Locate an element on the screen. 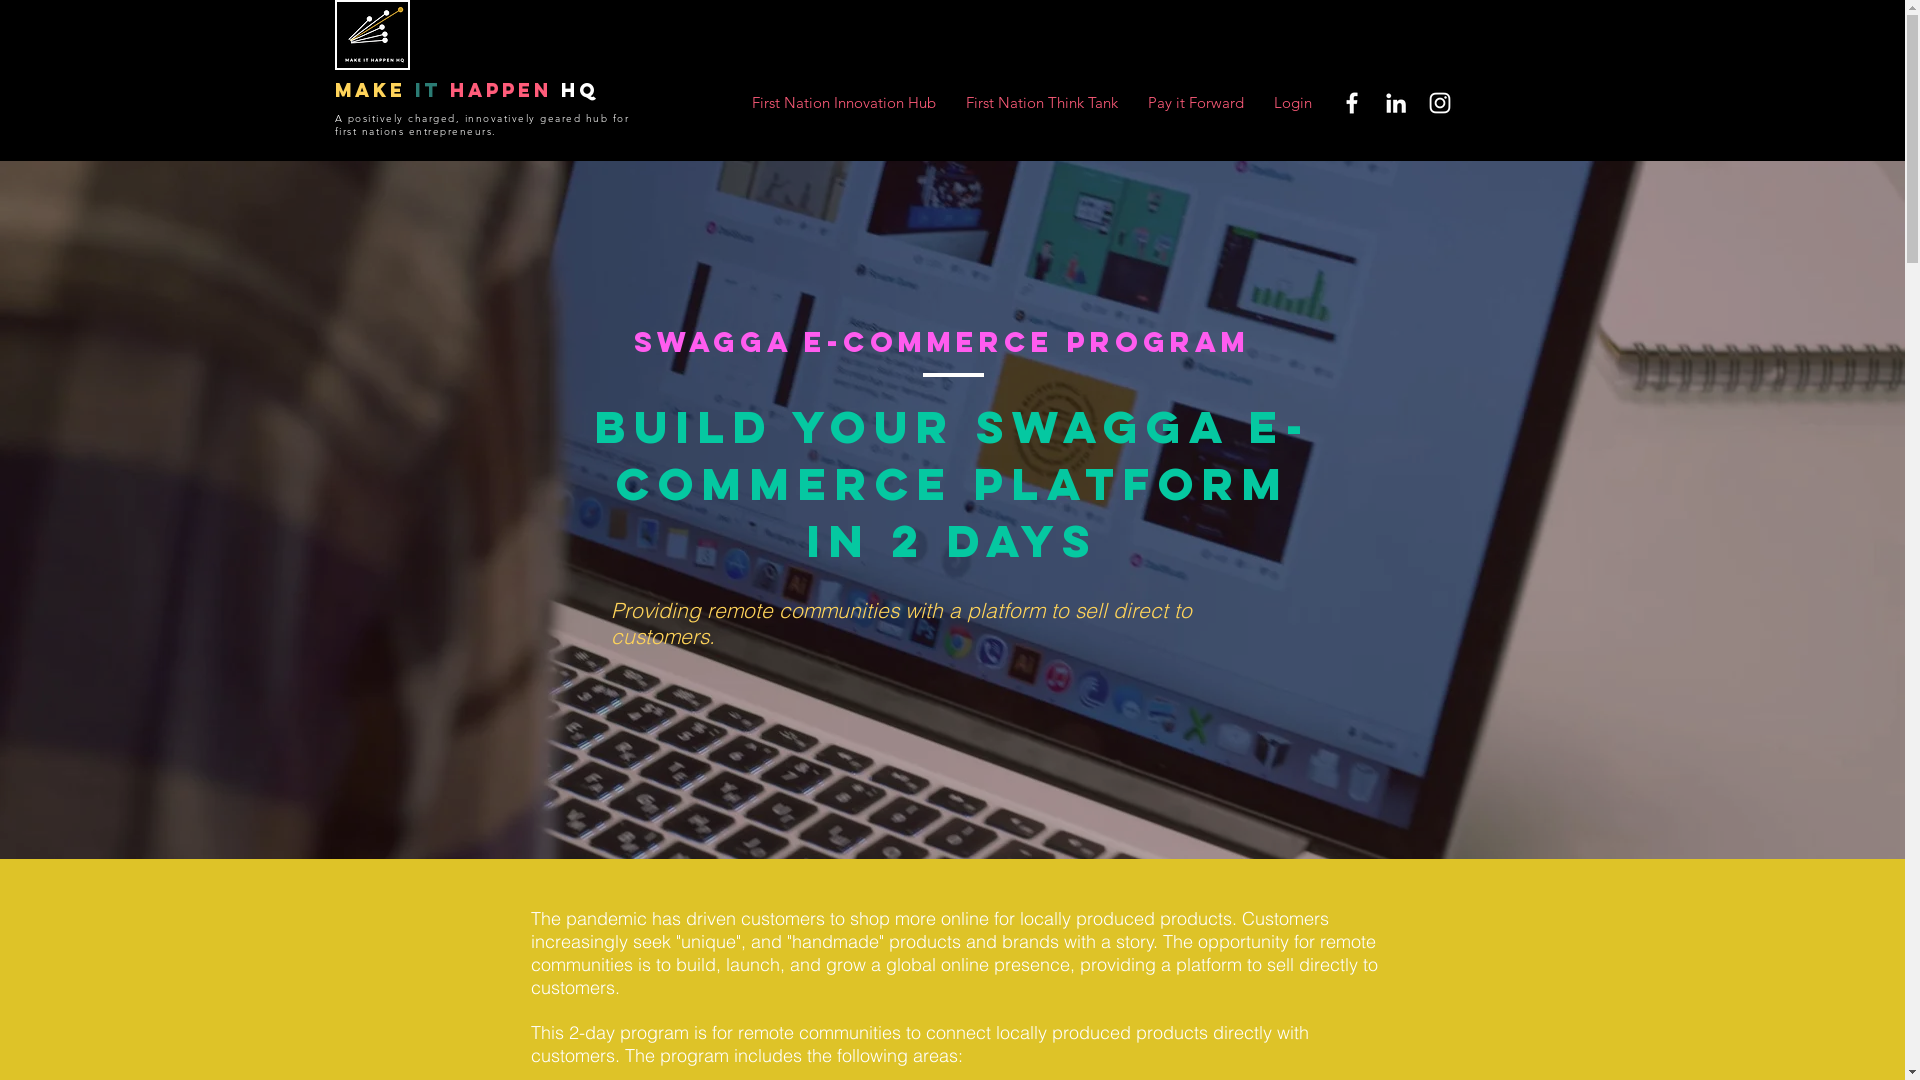 The height and width of the screenshot is (1080, 1920). 'Login' is located at coordinates (1256, 103).